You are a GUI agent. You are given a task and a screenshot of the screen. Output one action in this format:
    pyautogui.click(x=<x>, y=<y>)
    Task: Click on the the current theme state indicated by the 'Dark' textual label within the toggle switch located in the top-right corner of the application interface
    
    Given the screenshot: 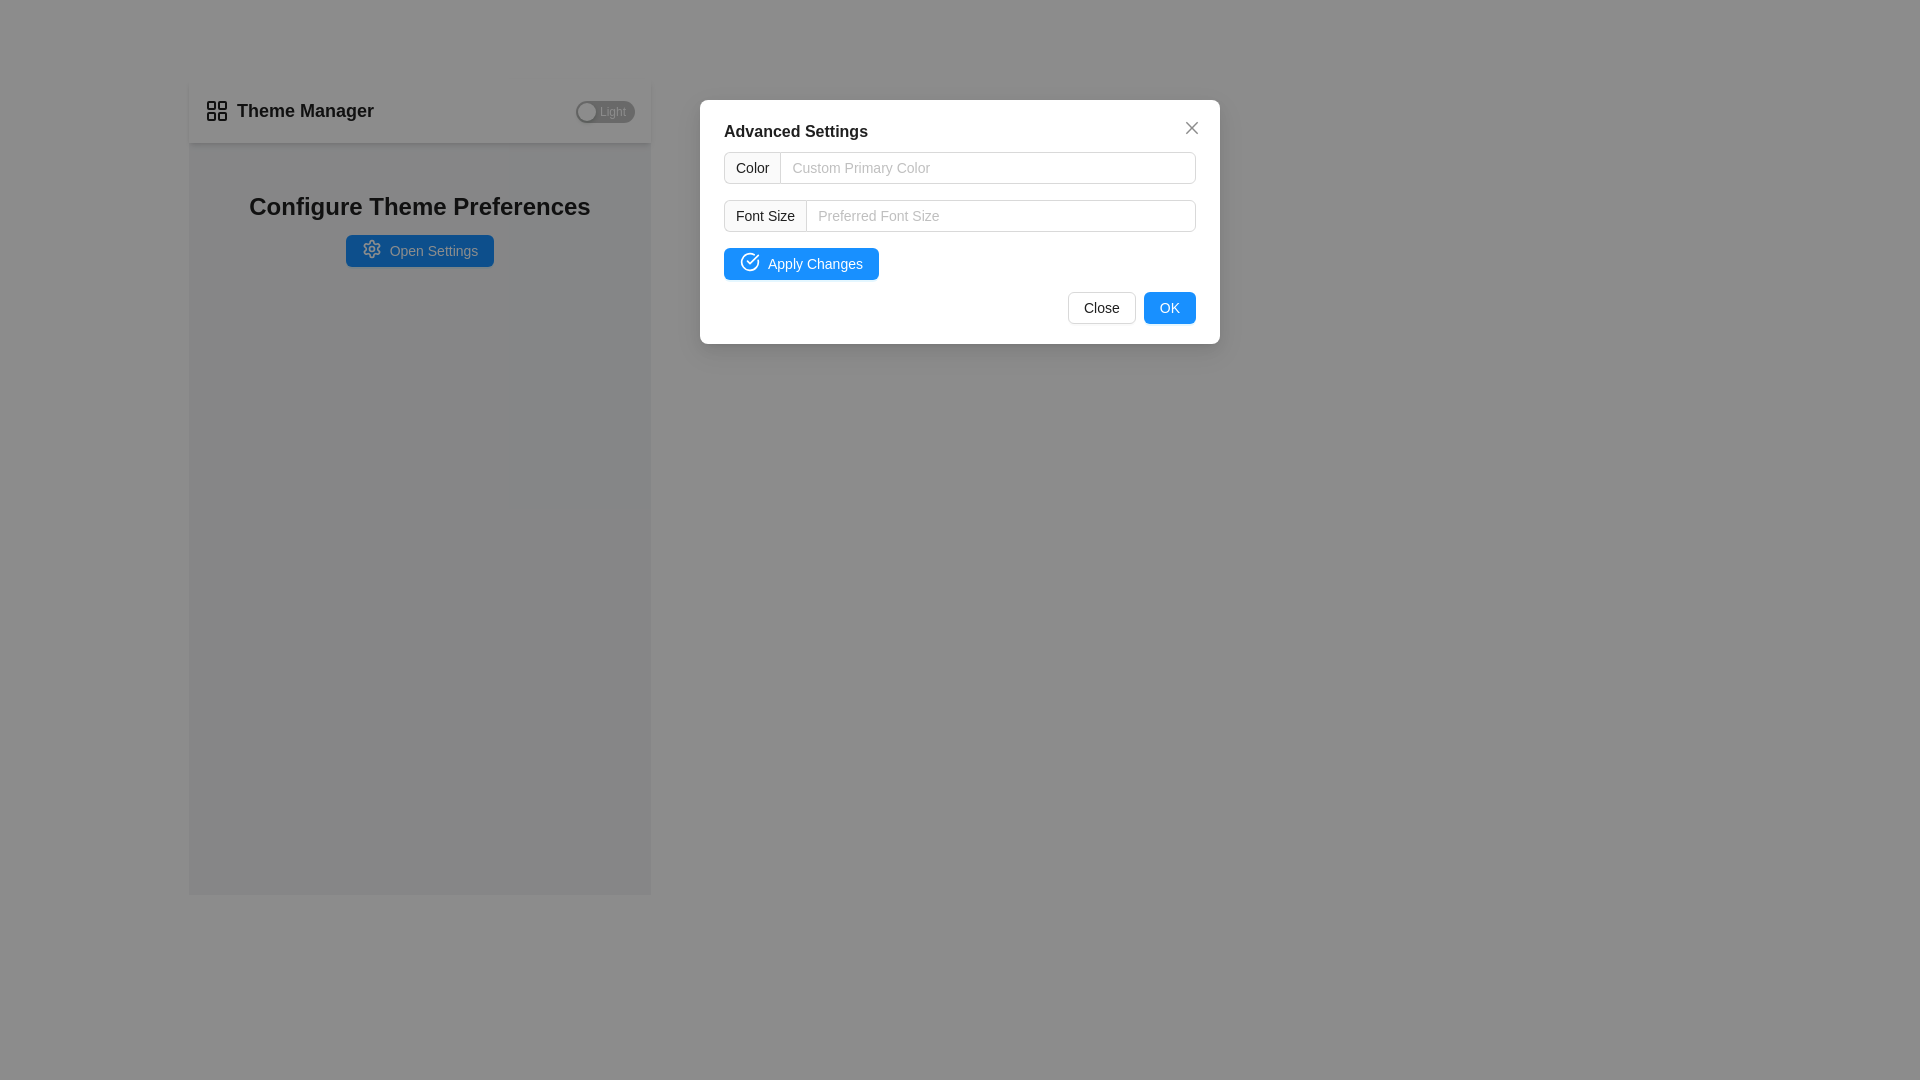 What is the action you would take?
    pyautogui.click(x=560, y=112)
    